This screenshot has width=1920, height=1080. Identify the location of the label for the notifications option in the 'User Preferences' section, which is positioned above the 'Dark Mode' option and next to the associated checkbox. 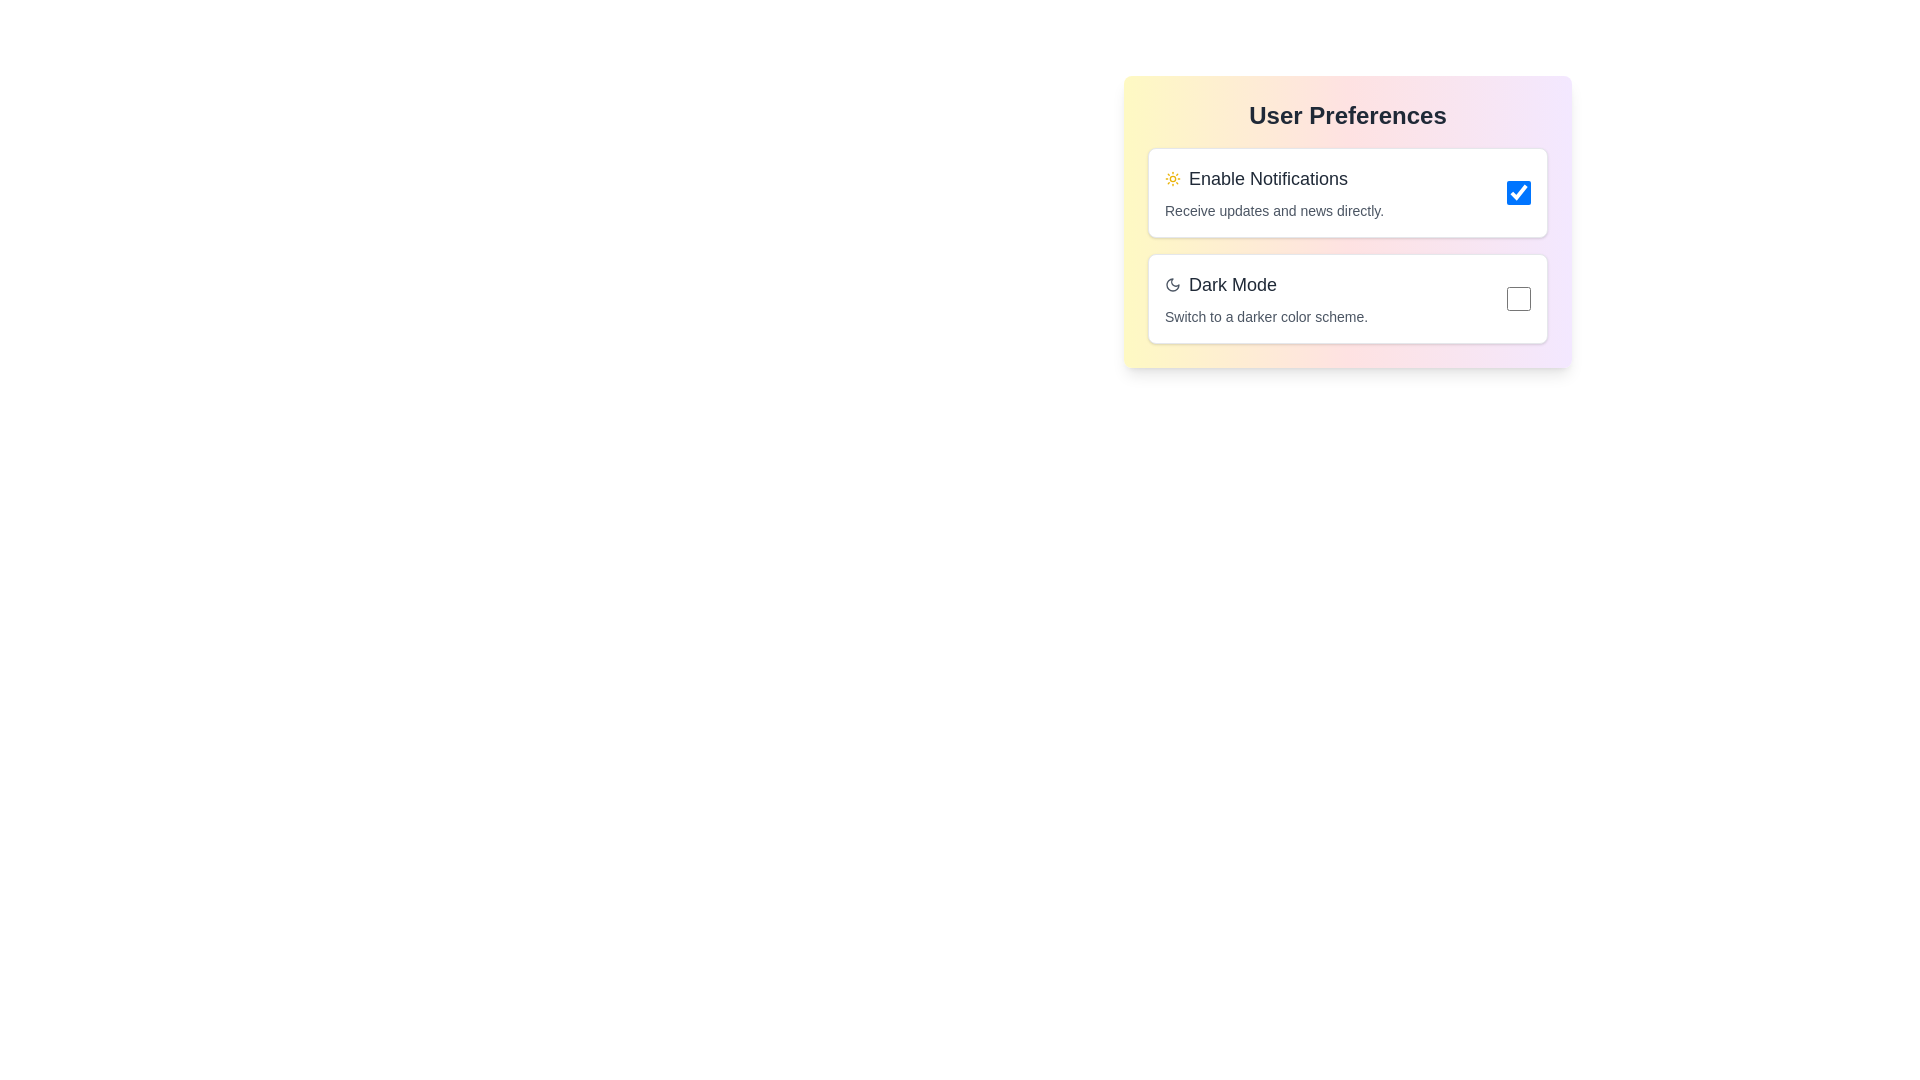
(1273, 177).